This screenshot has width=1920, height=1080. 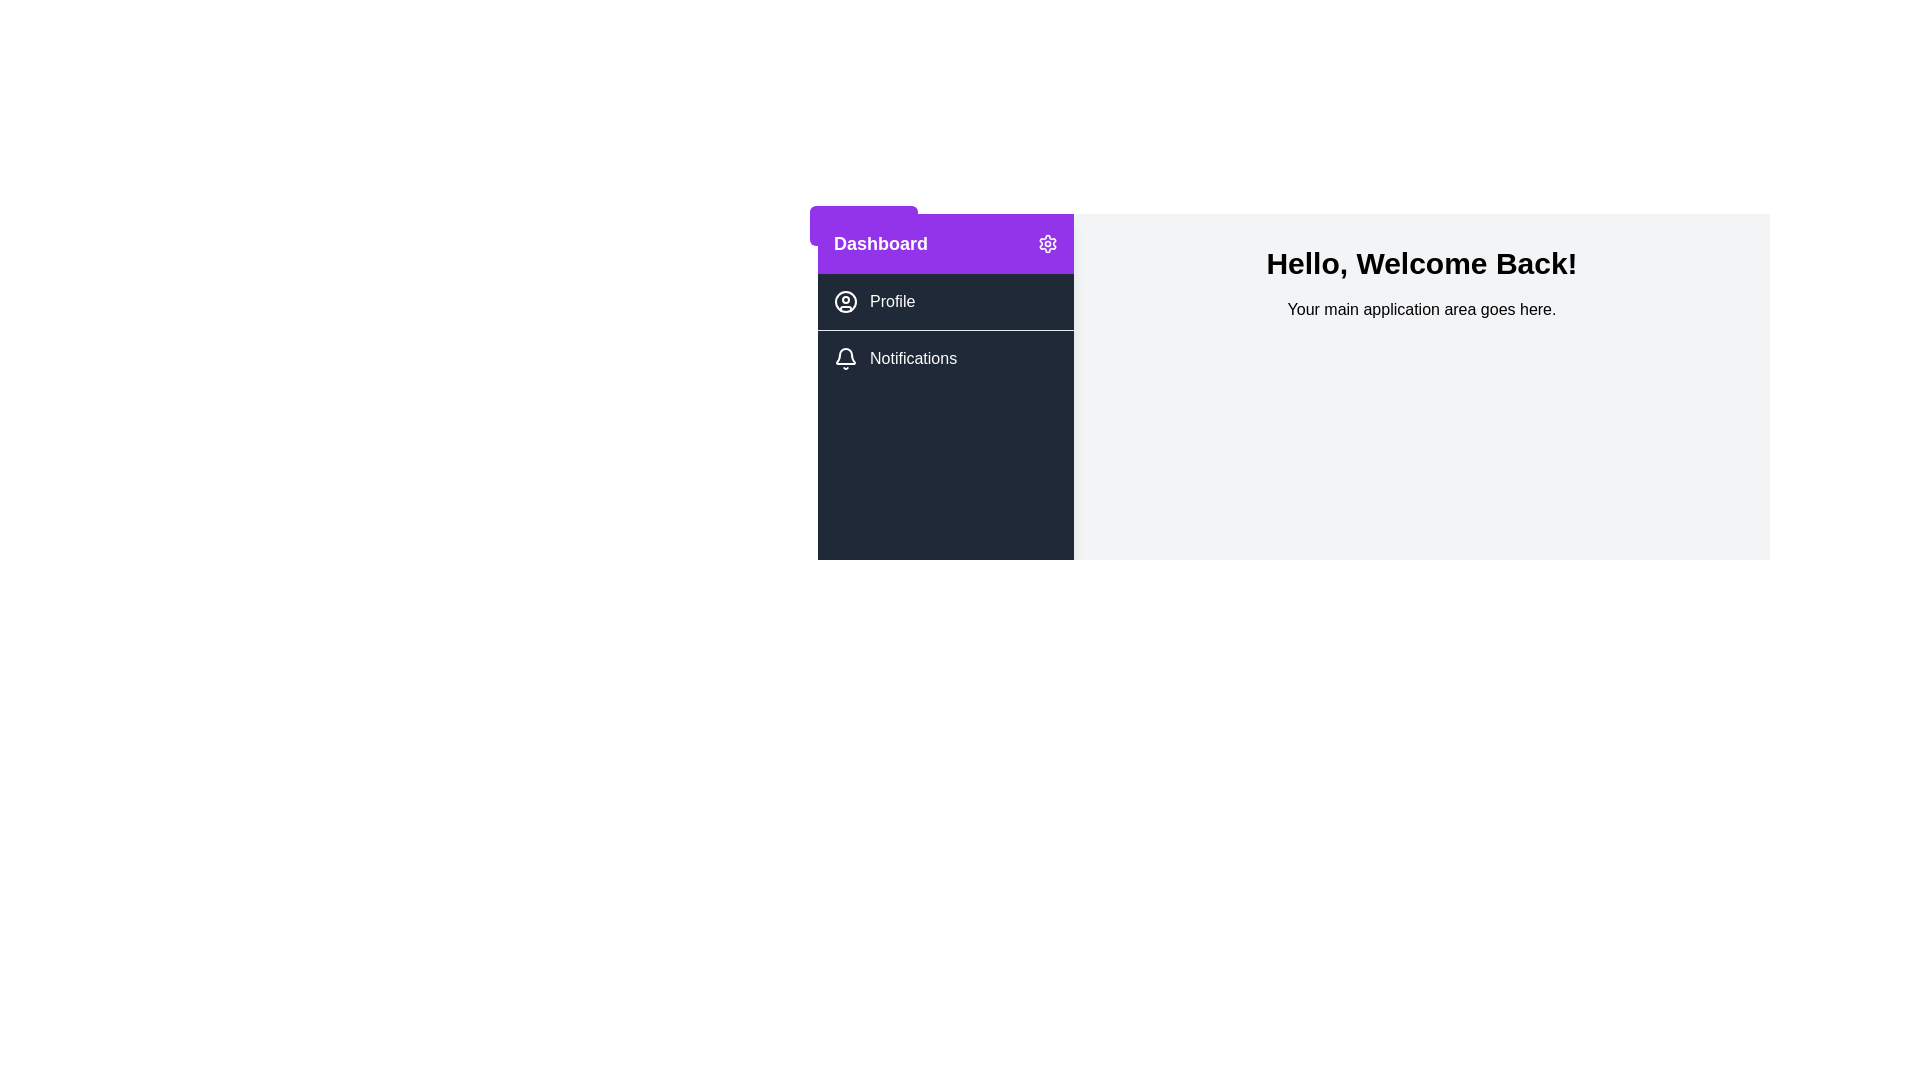 I want to click on the 'Notifications' button, which has a dark background, a left-aligned bell icon, and white text, for navigation, so click(x=944, y=357).